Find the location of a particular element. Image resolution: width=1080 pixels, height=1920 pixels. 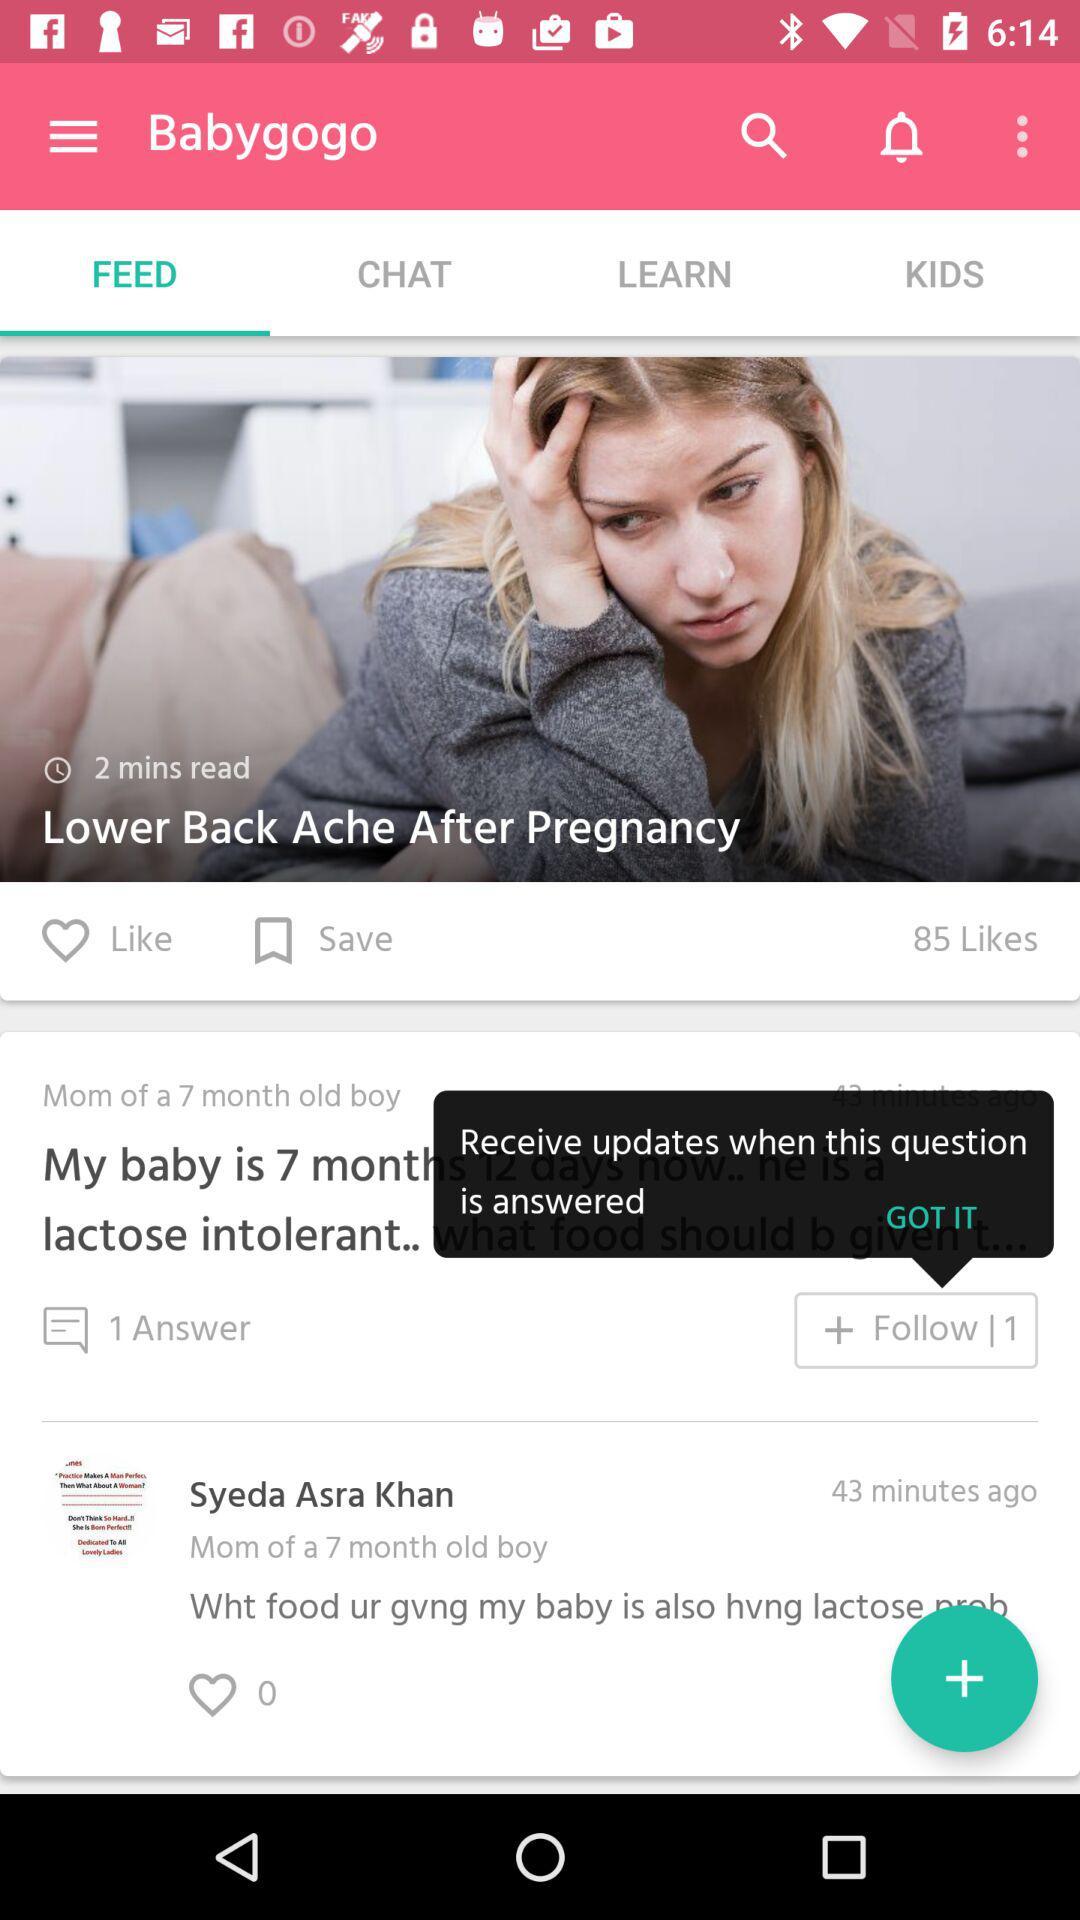

the add icon is located at coordinates (963, 1678).